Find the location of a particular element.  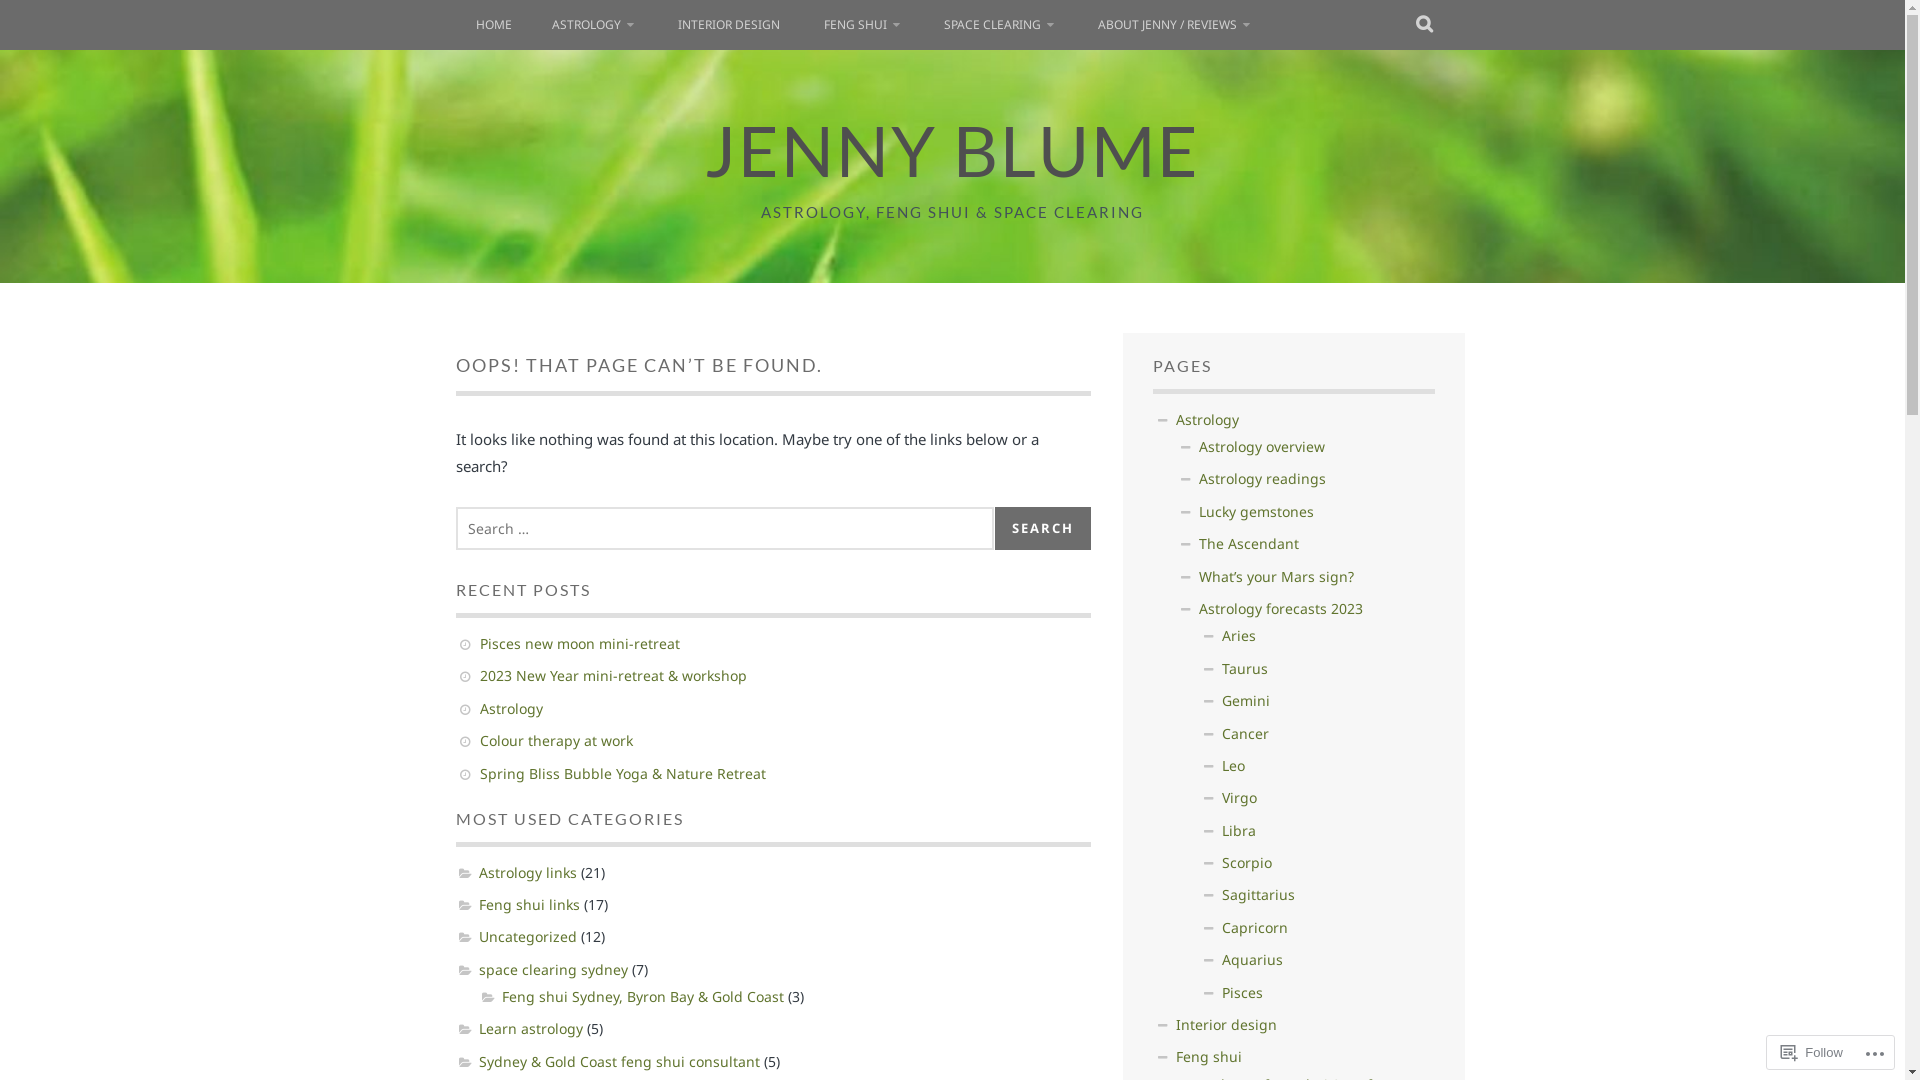

'Interior design' is located at coordinates (1225, 1024).